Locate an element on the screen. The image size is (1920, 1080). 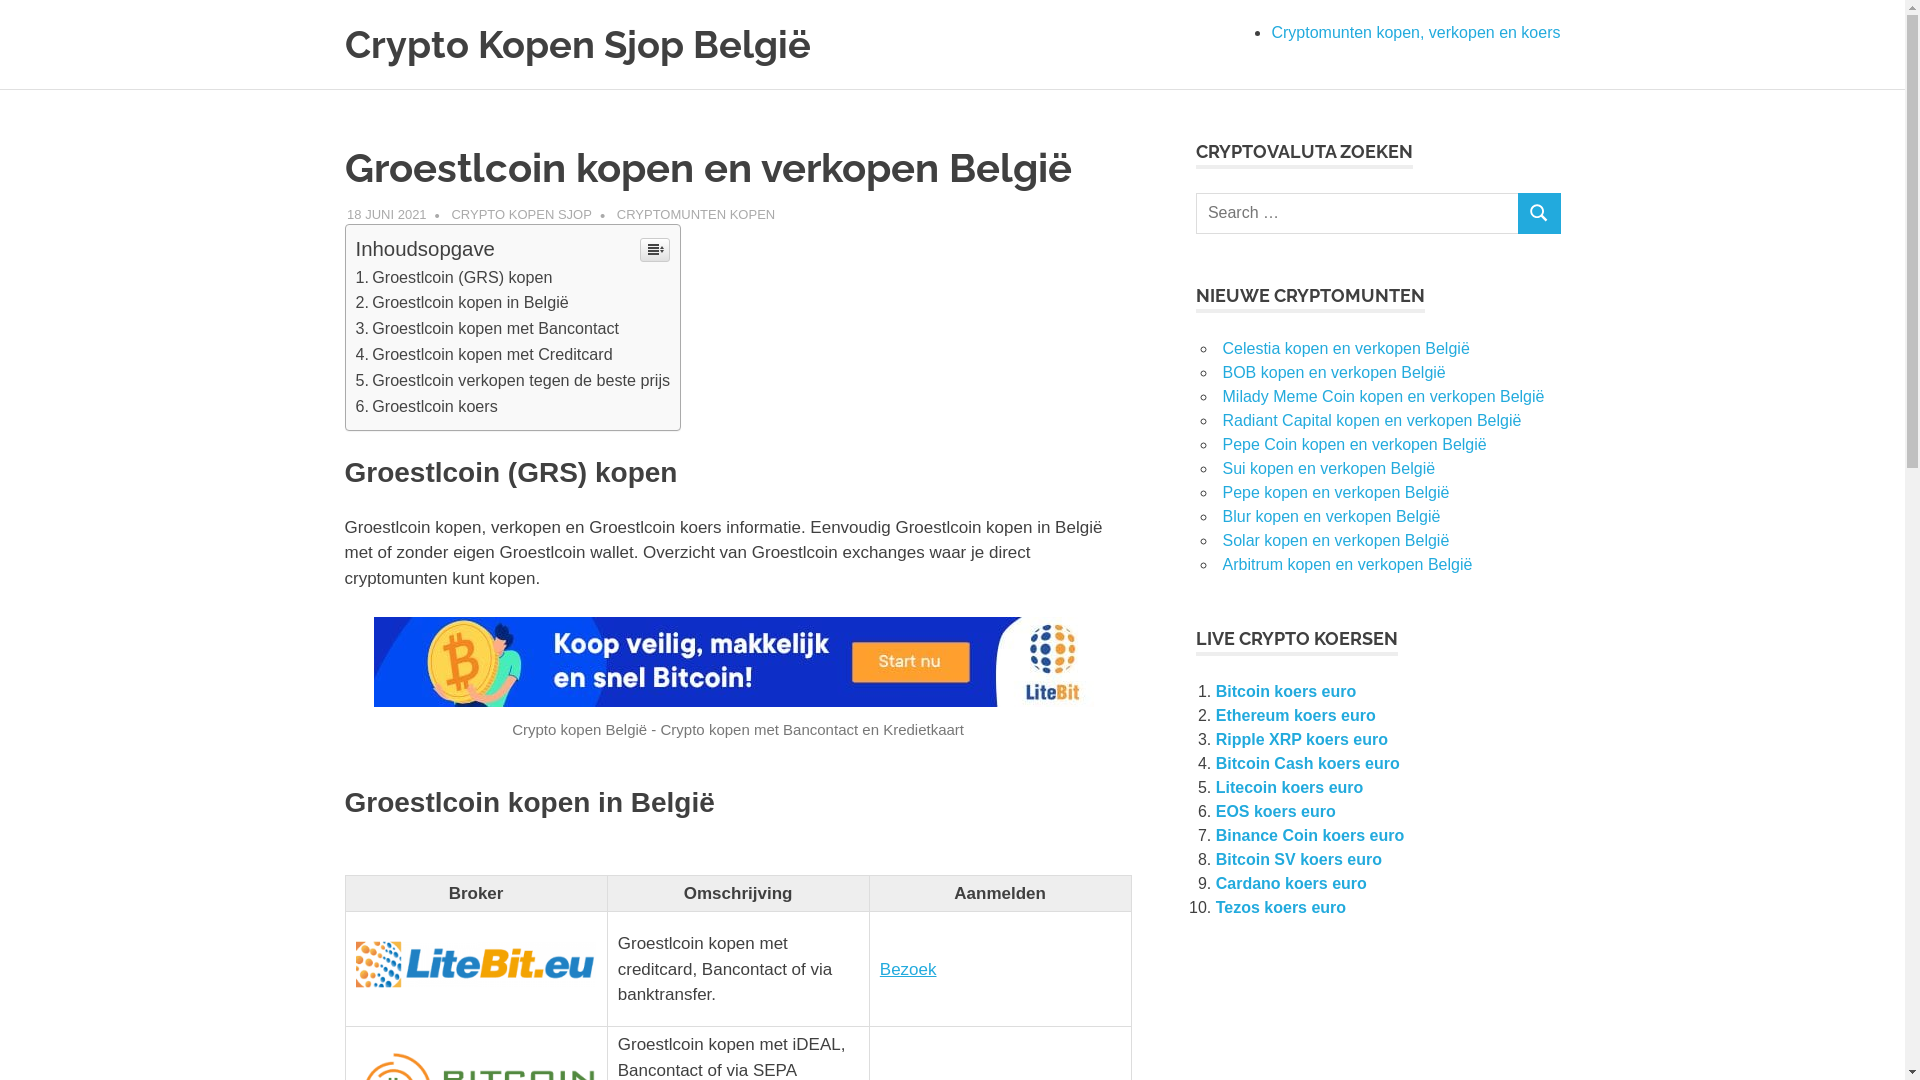
'Groestlcoin koers' is located at coordinates (426, 405).